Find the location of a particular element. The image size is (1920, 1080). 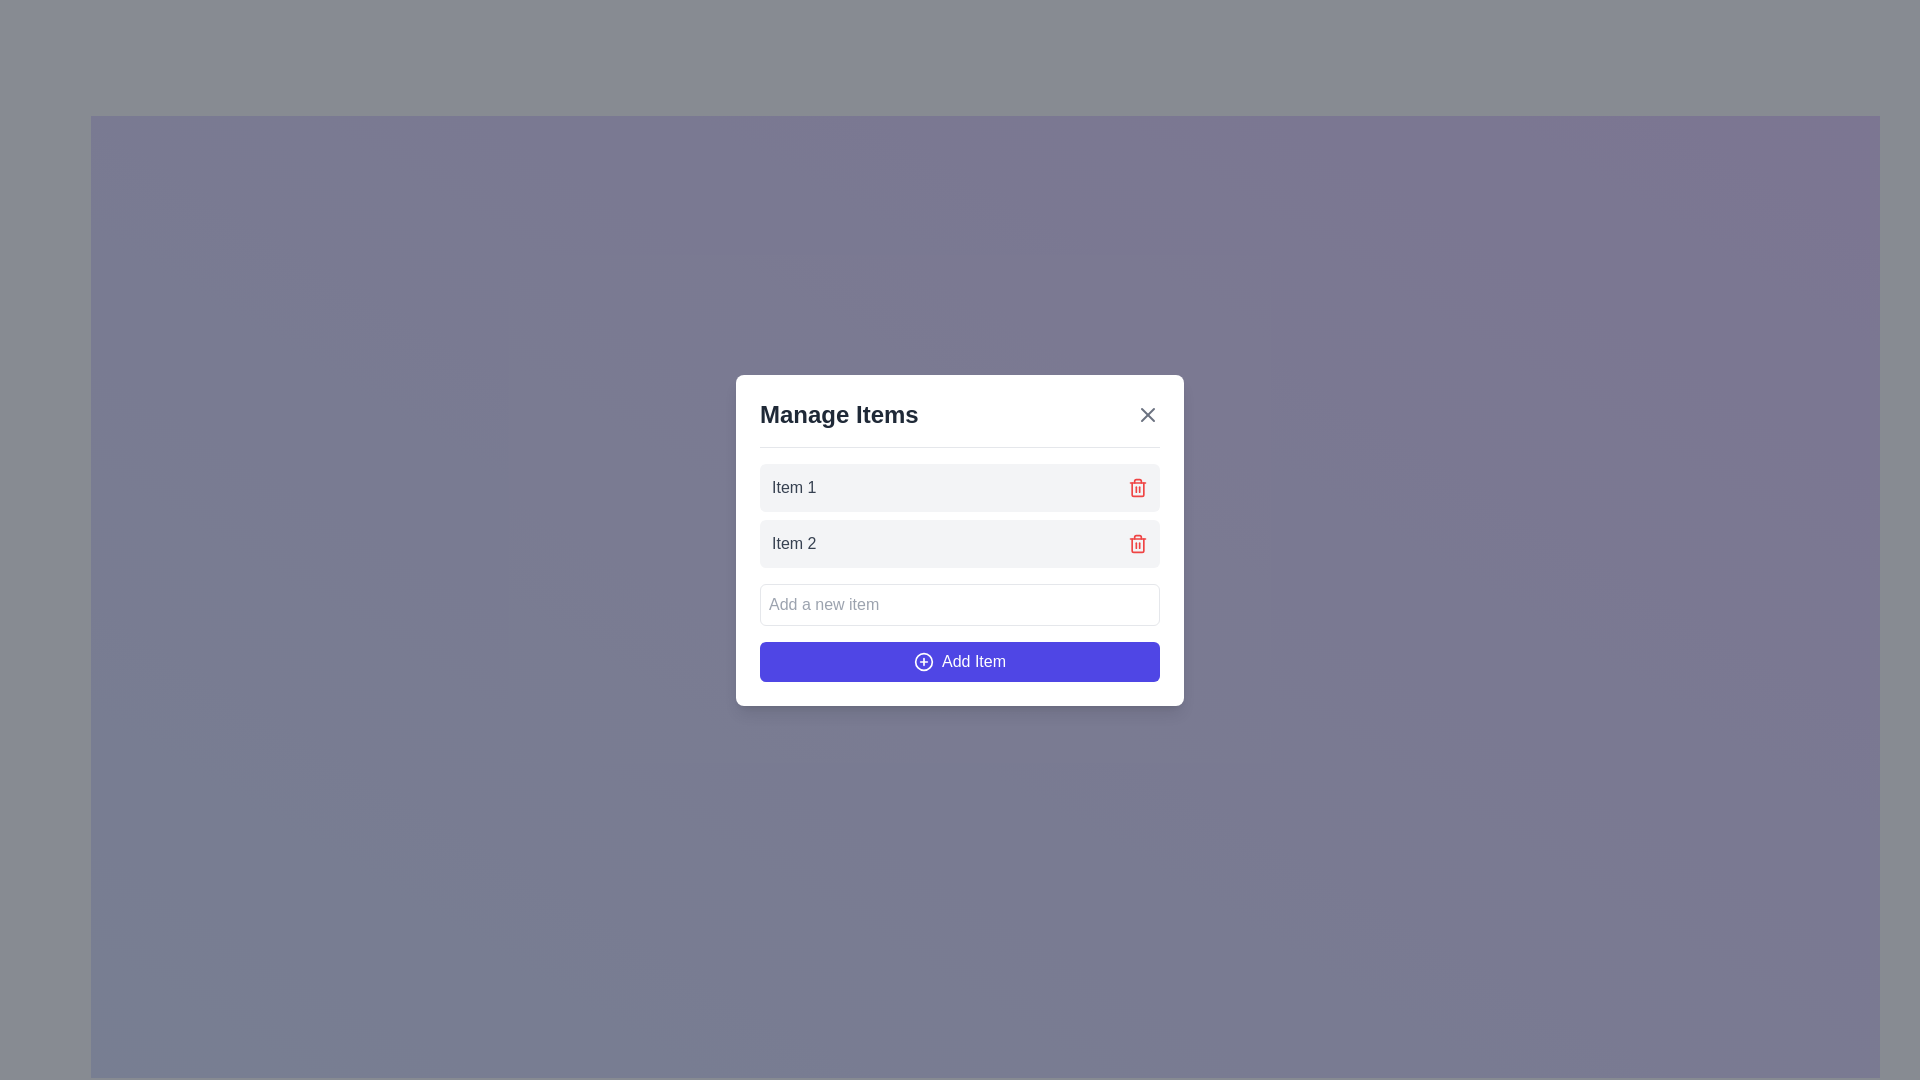

the 'Add Item' button at the bottom of the 'Manage Items' panel, which has a purple background and white text with a plus icon is located at coordinates (960, 661).